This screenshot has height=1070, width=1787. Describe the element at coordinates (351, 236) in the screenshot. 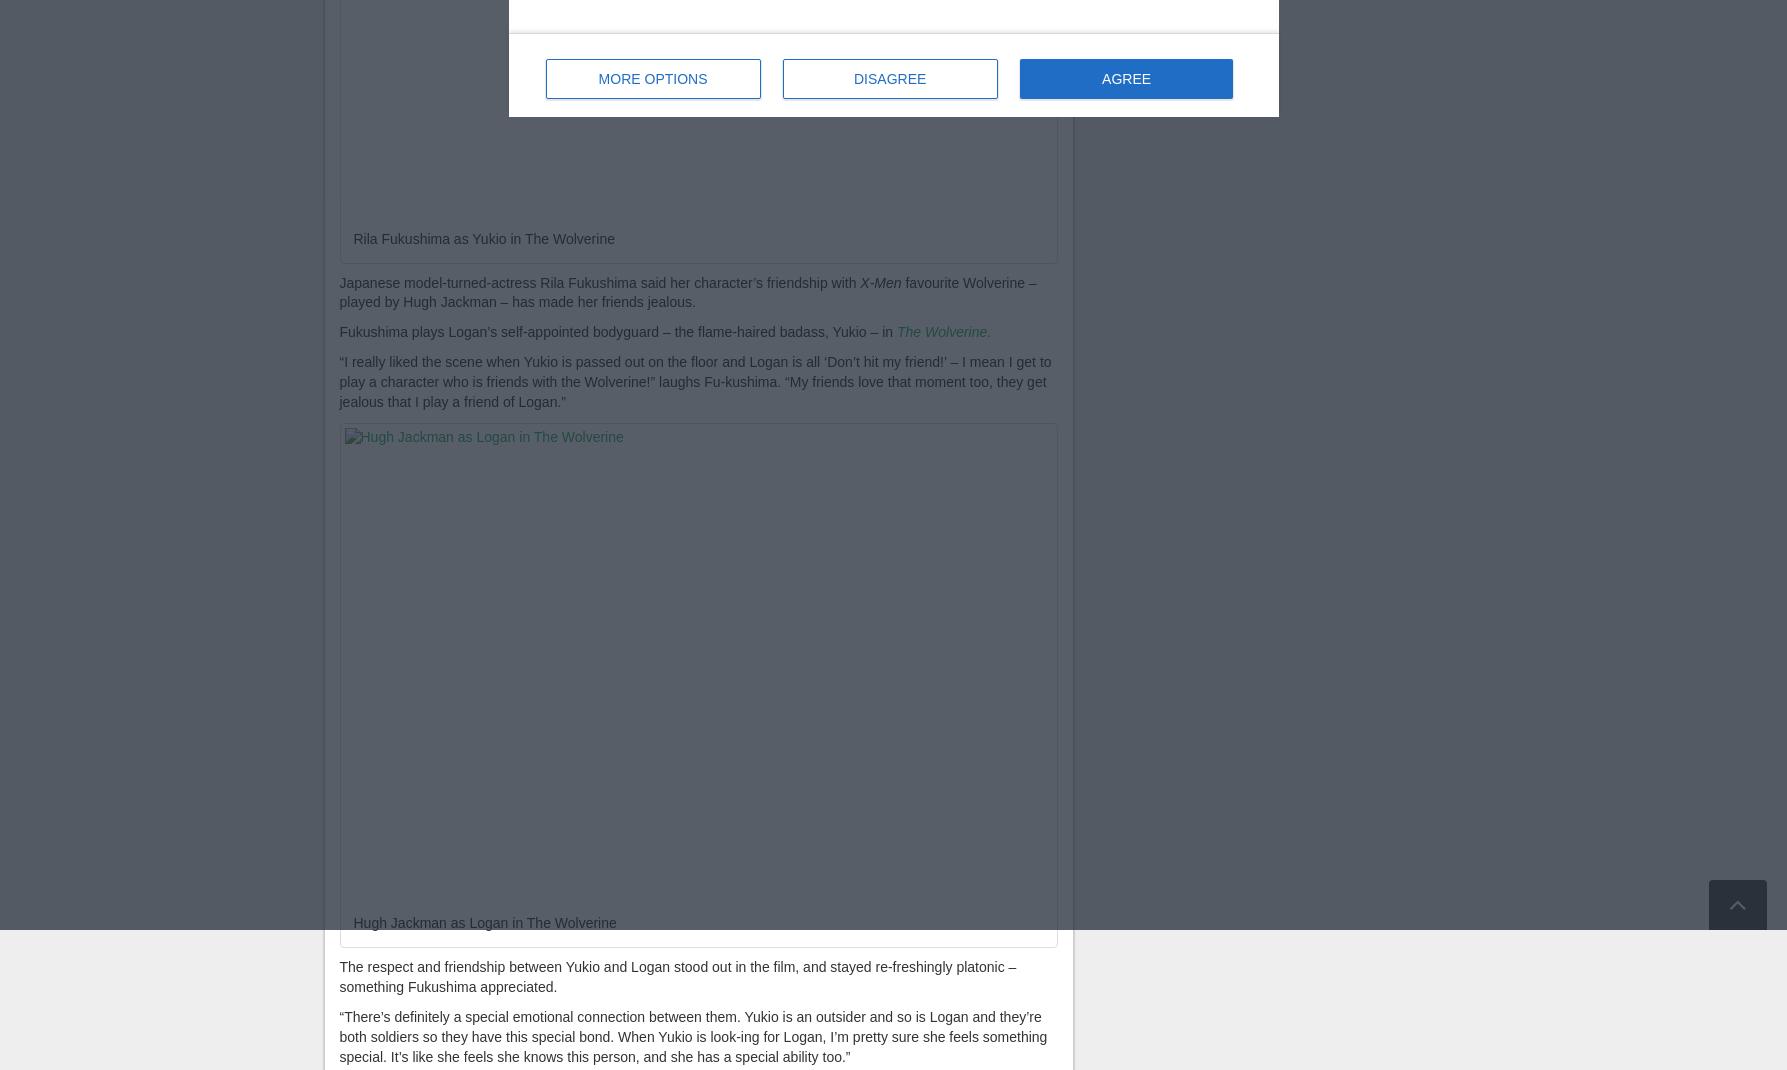

I see `'Rila Fukushima as Yukio in The Wolverine'` at that location.